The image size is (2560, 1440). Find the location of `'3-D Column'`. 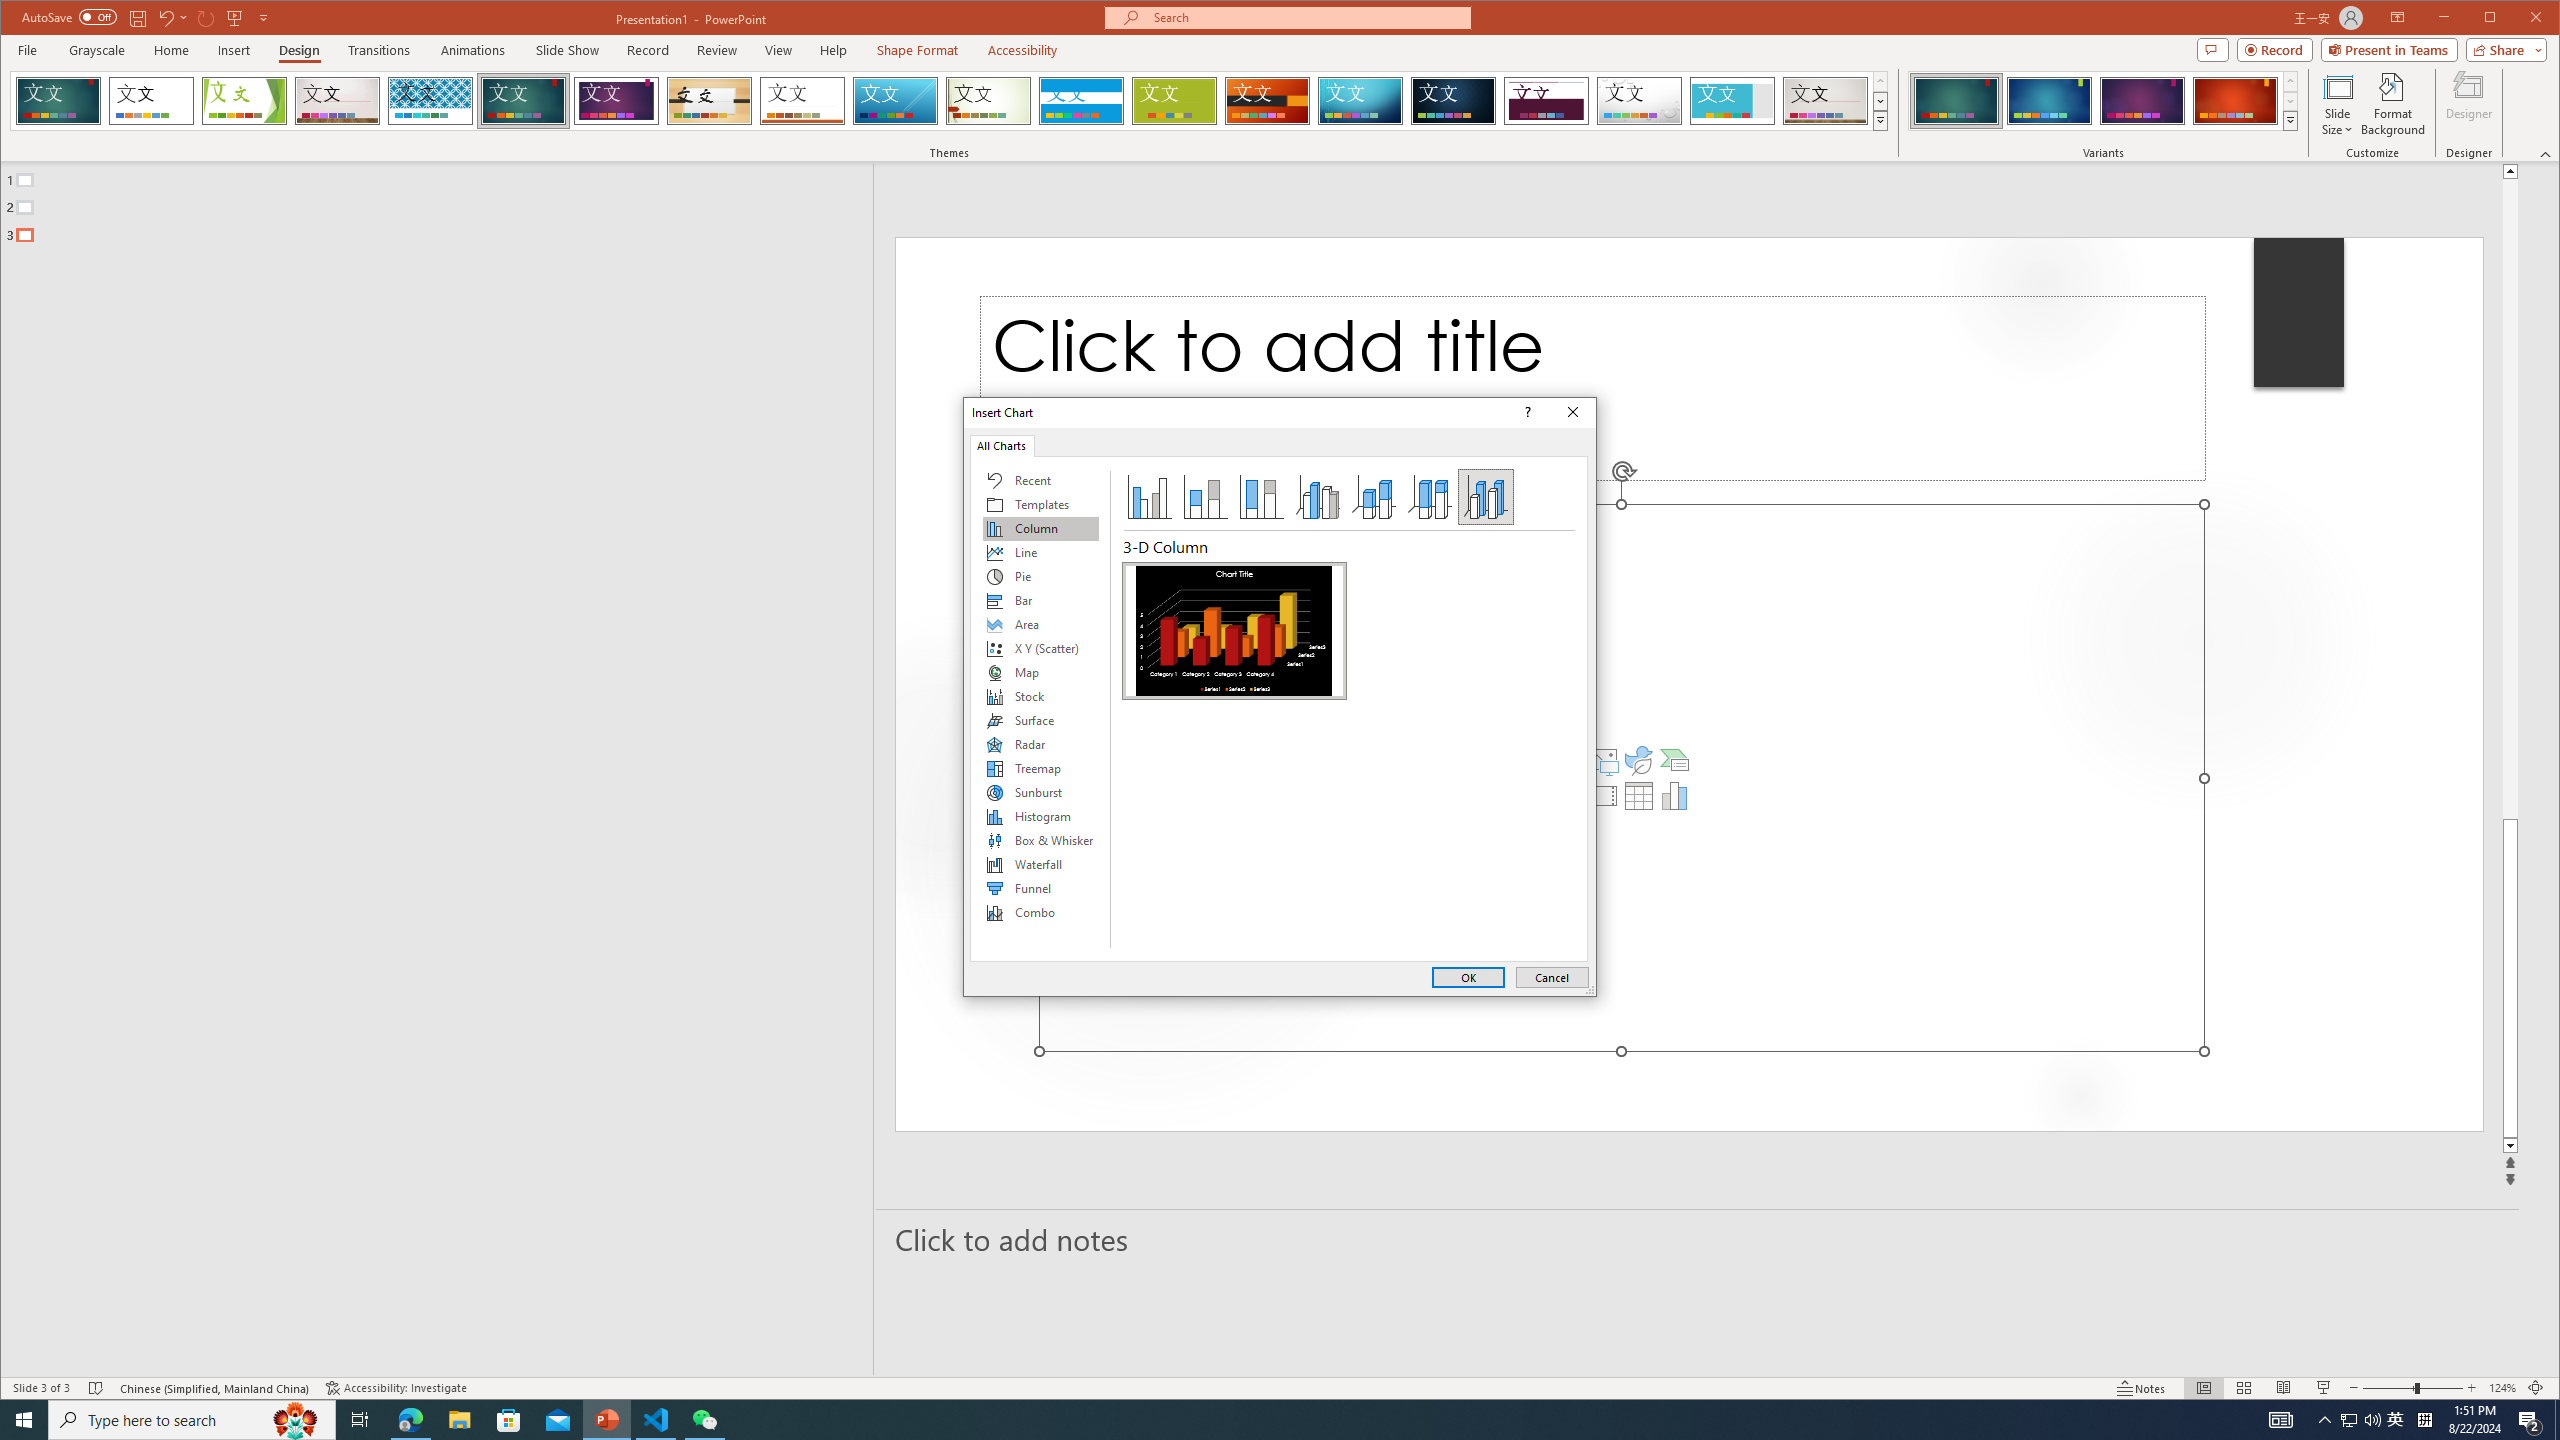

'3-D Column' is located at coordinates (1232, 629).